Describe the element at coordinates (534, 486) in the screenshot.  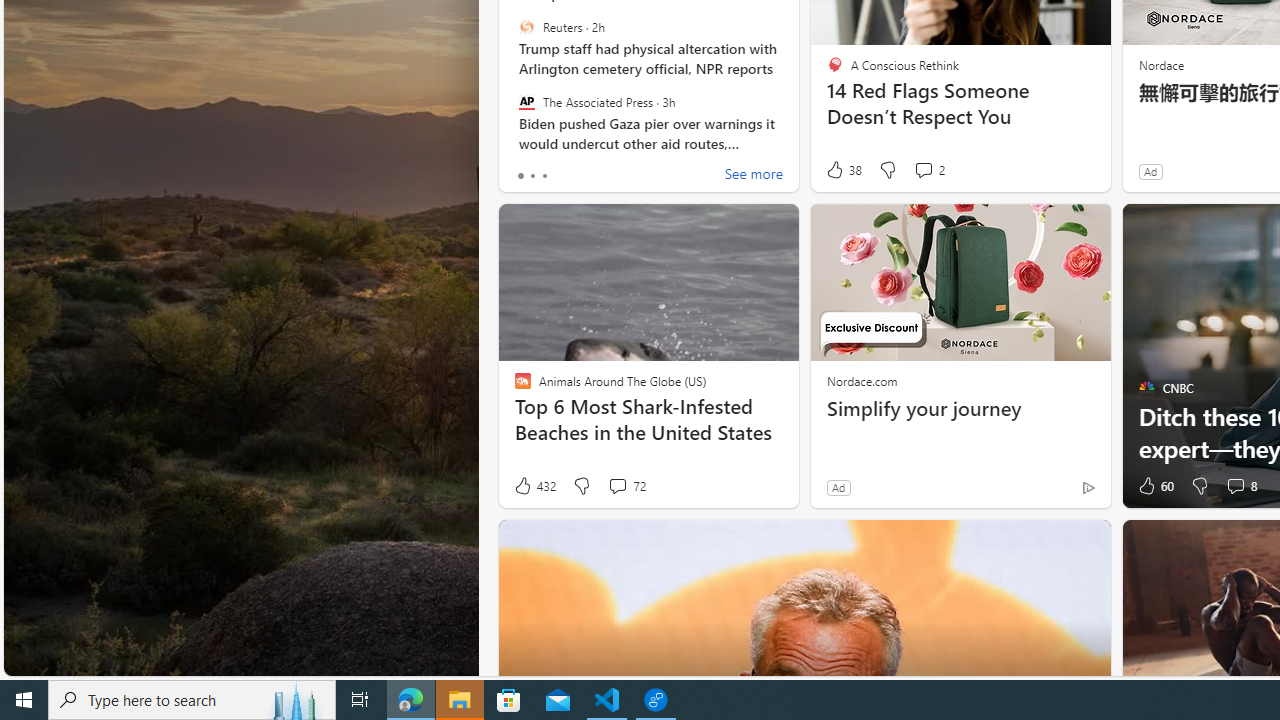
I see `'432 Like'` at that location.